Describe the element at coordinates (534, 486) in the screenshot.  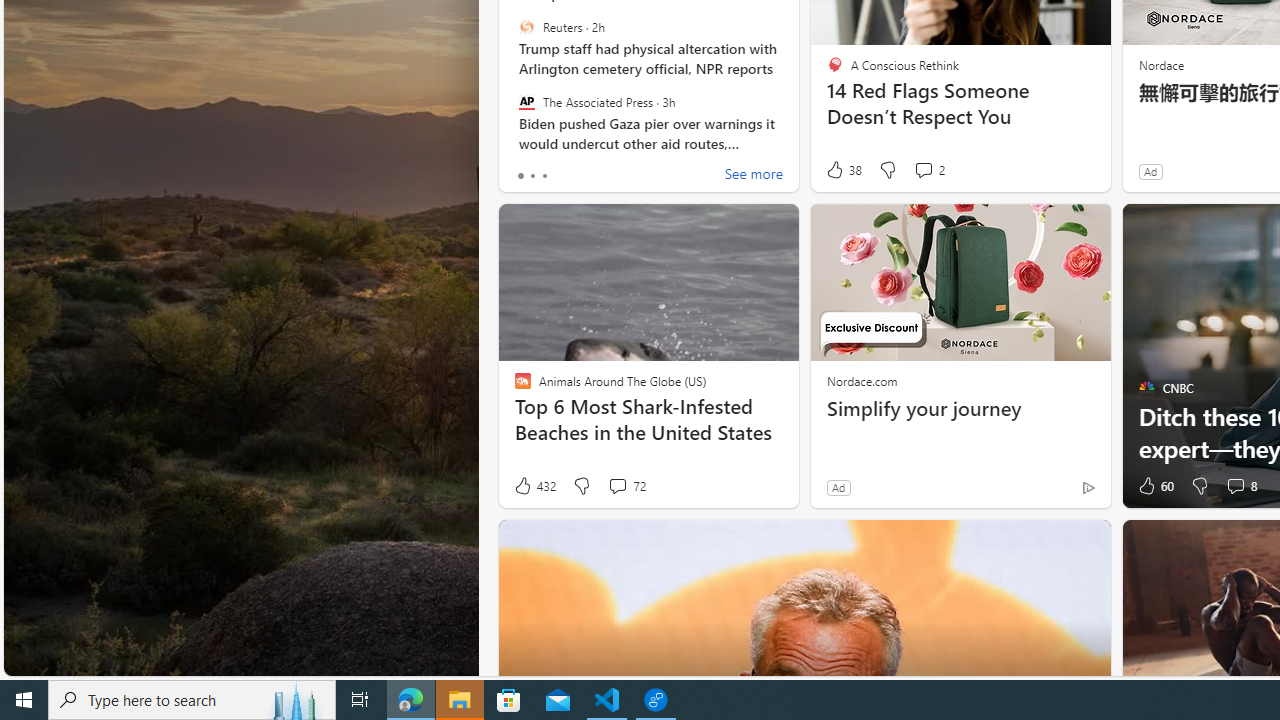
I see `'432 Like'` at that location.